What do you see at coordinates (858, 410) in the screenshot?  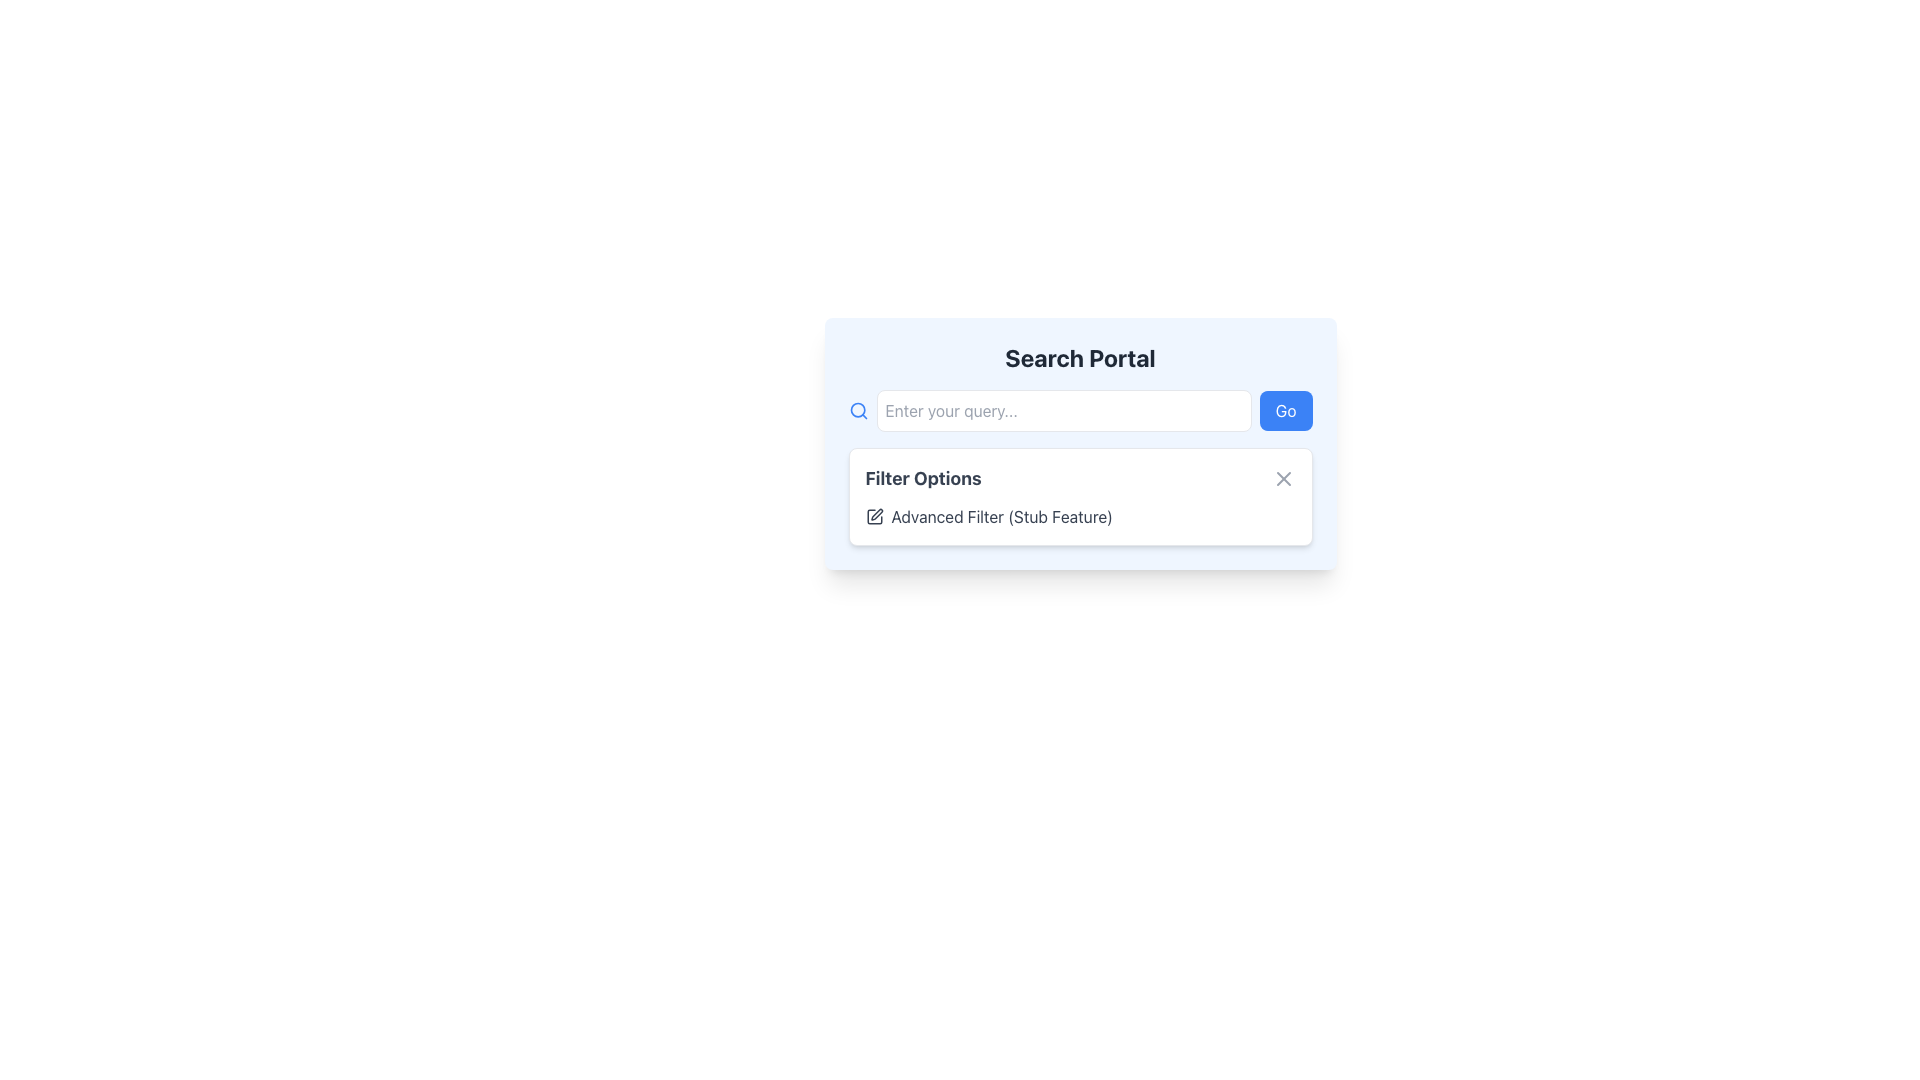 I see `the blue magnifying glass icon located to the immediate left of the input field in the 'Search Portal' interface to initiate a search` at bounding box center [858, 410].